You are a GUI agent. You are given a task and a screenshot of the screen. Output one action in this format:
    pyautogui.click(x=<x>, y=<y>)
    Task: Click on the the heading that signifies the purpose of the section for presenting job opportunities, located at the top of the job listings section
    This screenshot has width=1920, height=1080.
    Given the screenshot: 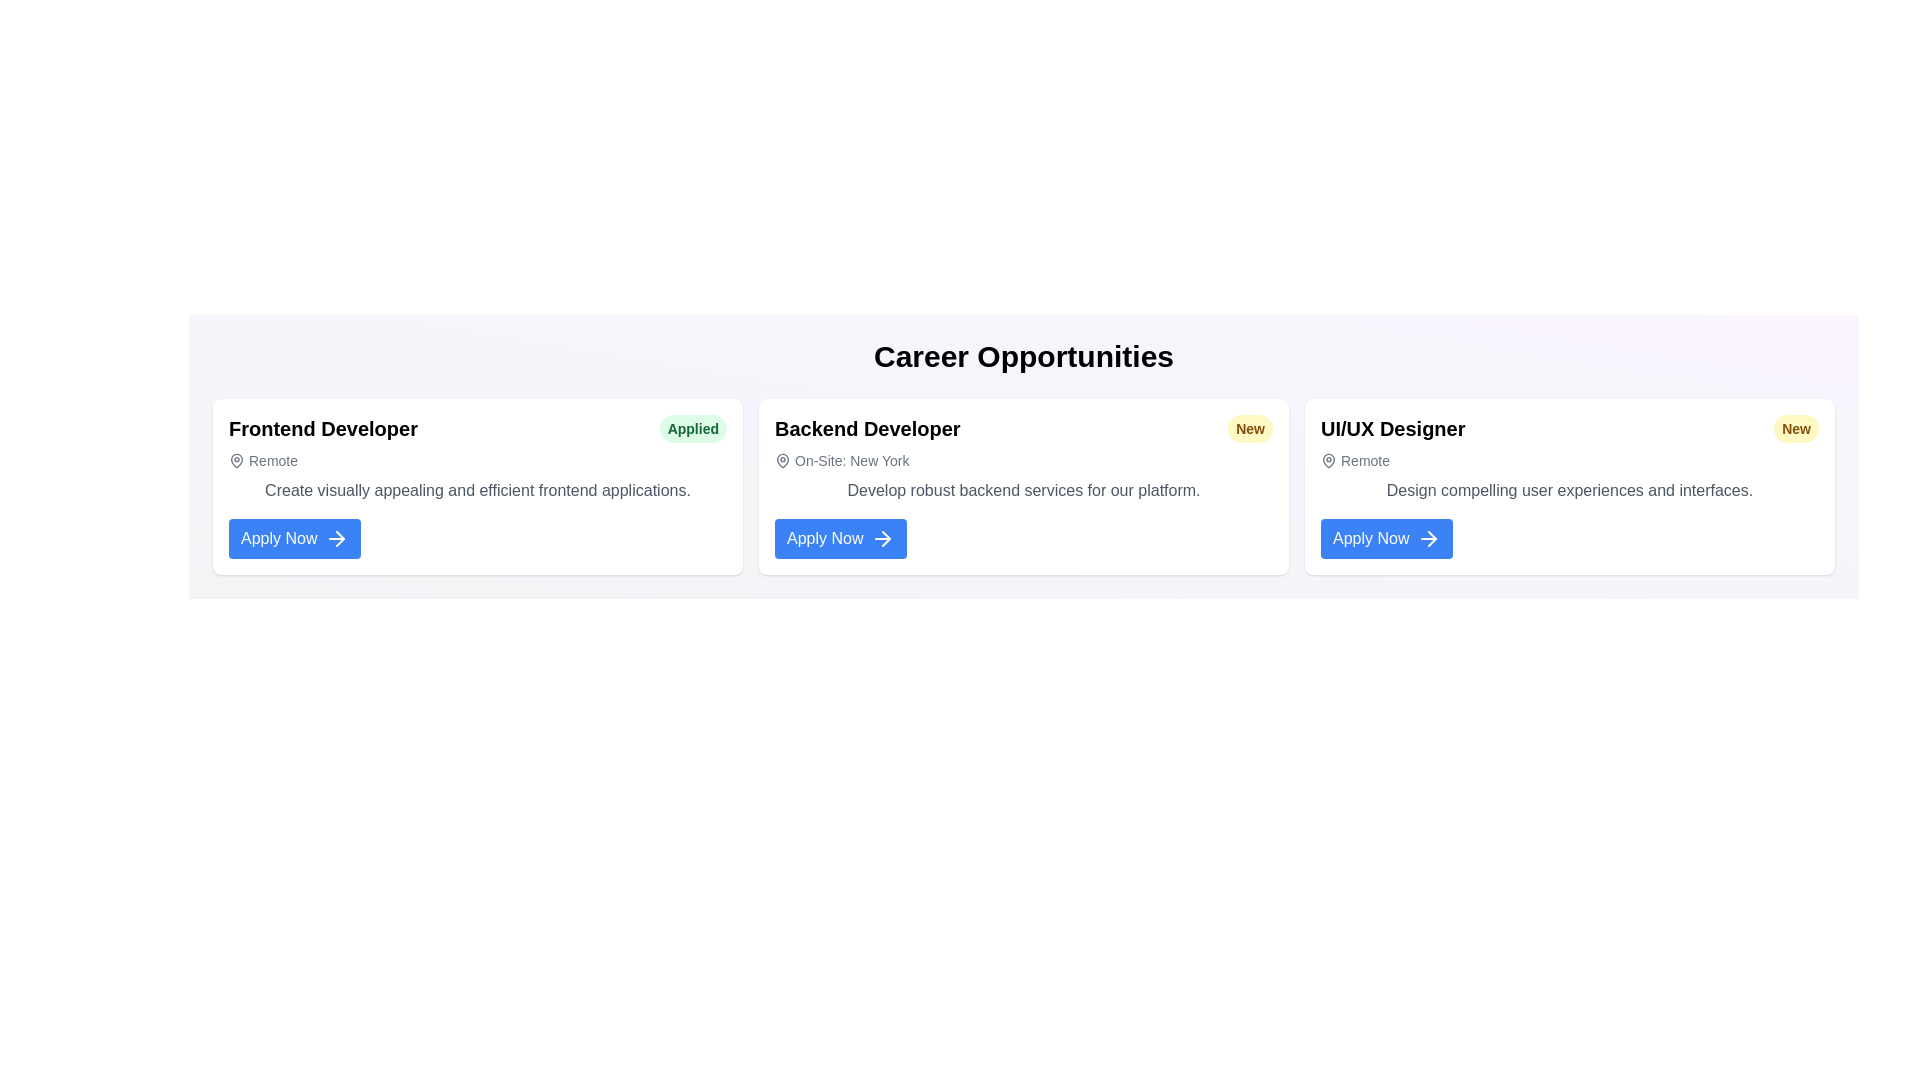 What is the action you would take?
    pyautogui.click(x=1023, y=356)
    